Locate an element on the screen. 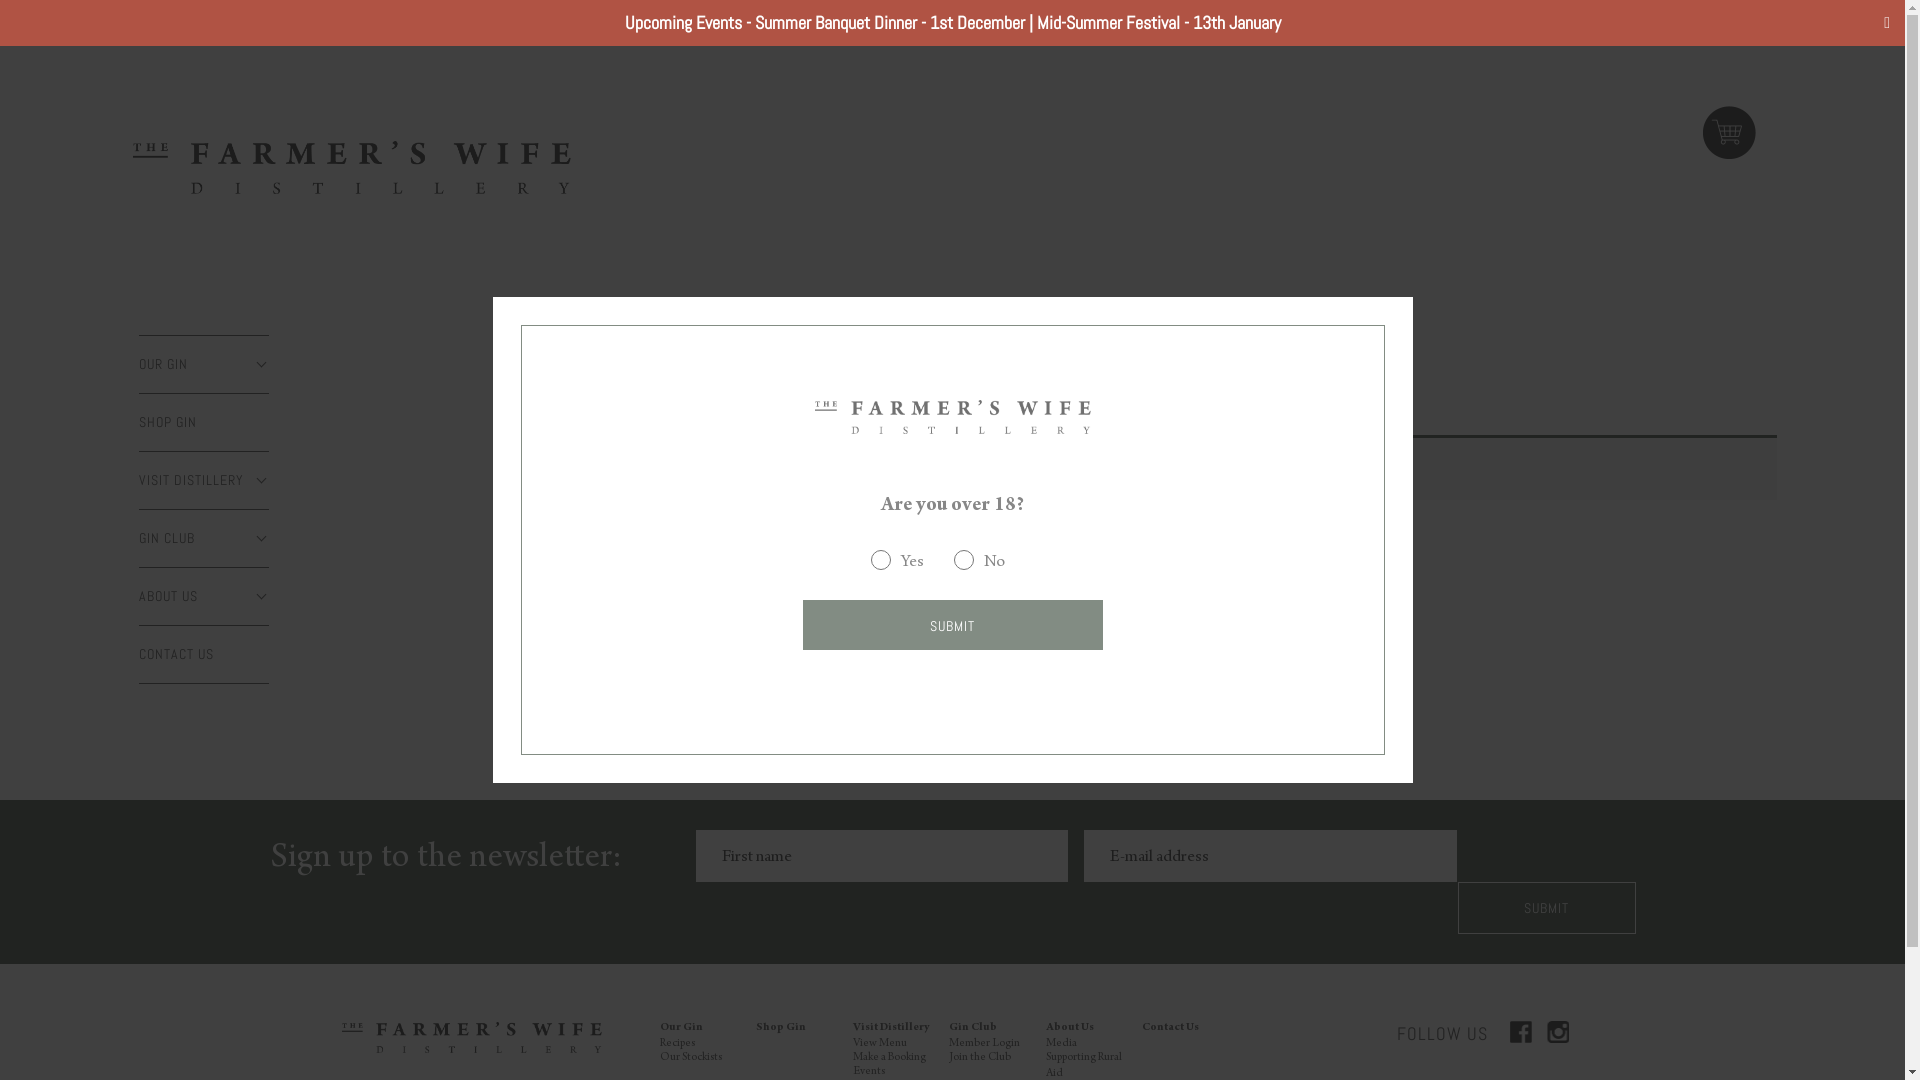  'Member Login' is located at coordinates (984, 1043).